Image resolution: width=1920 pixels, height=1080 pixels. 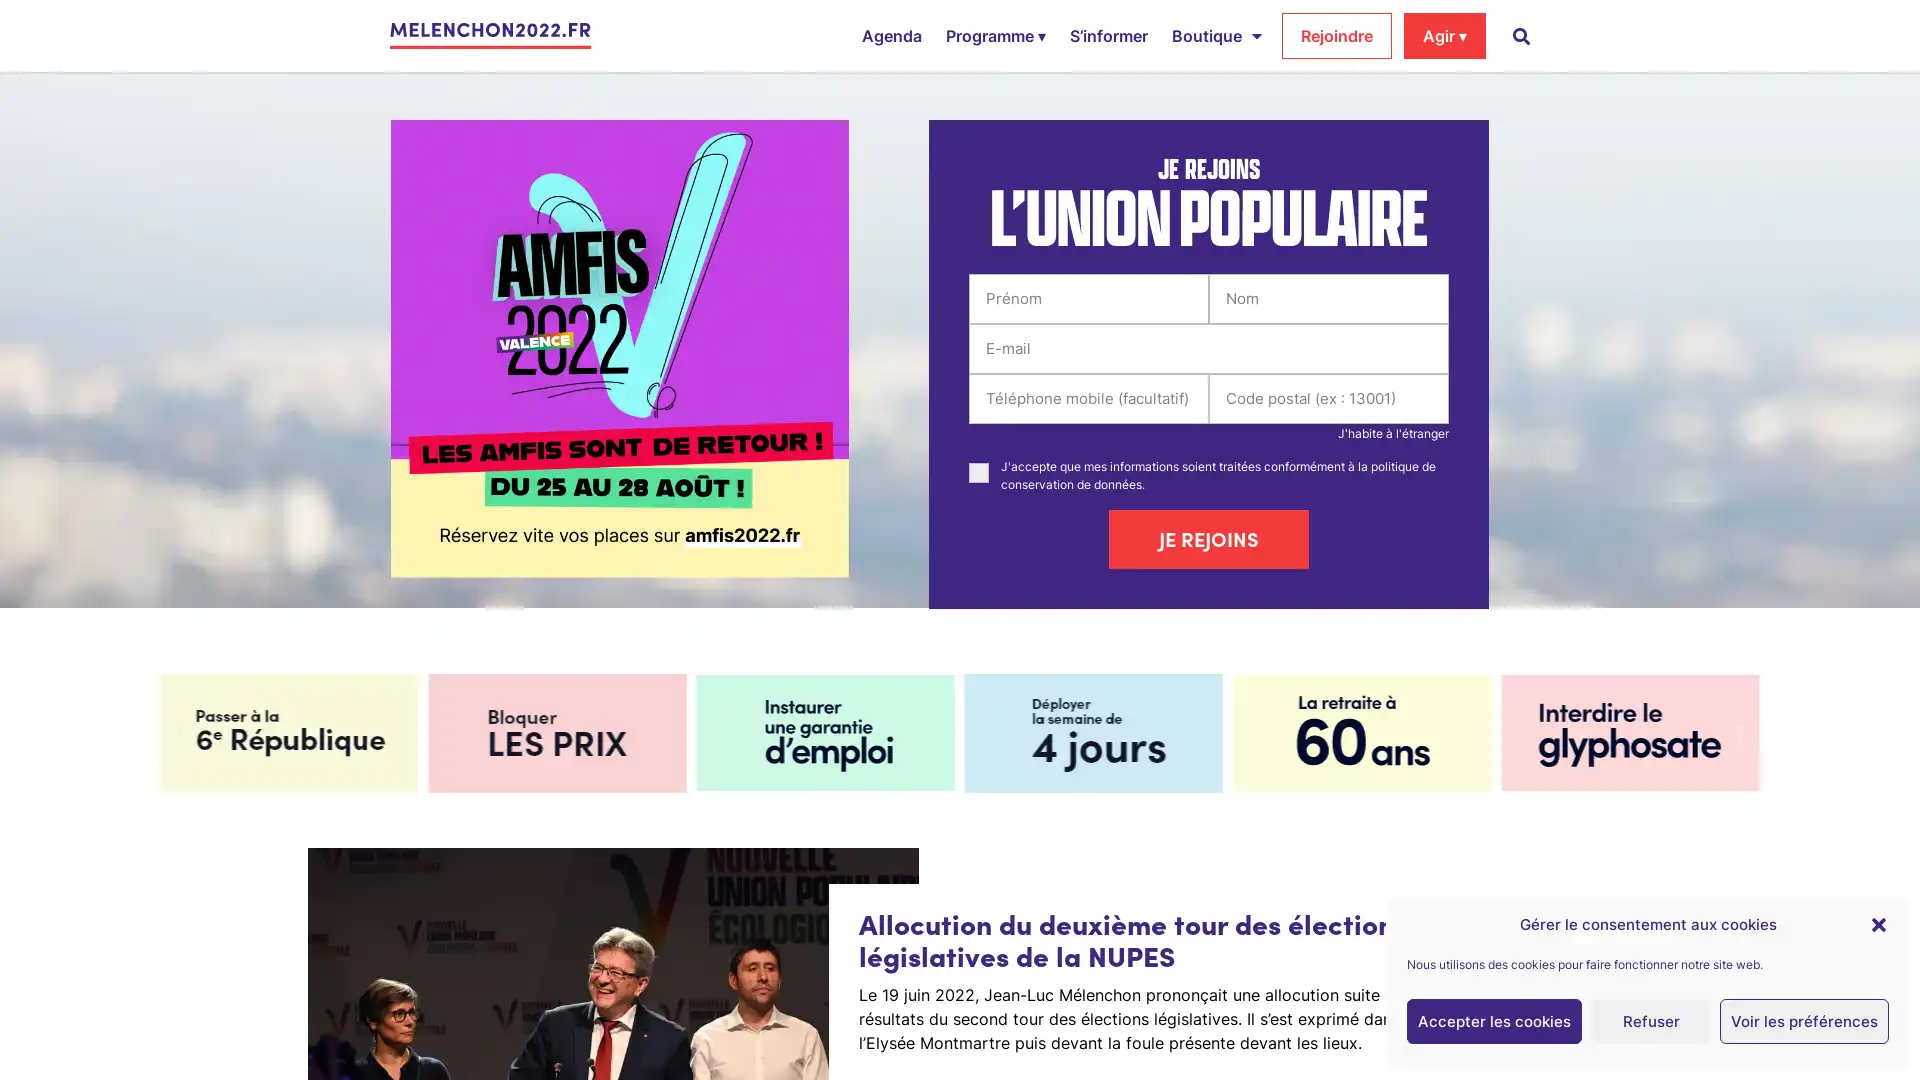 I want to click on JE REJOINS, so click(x=1208, y=538).